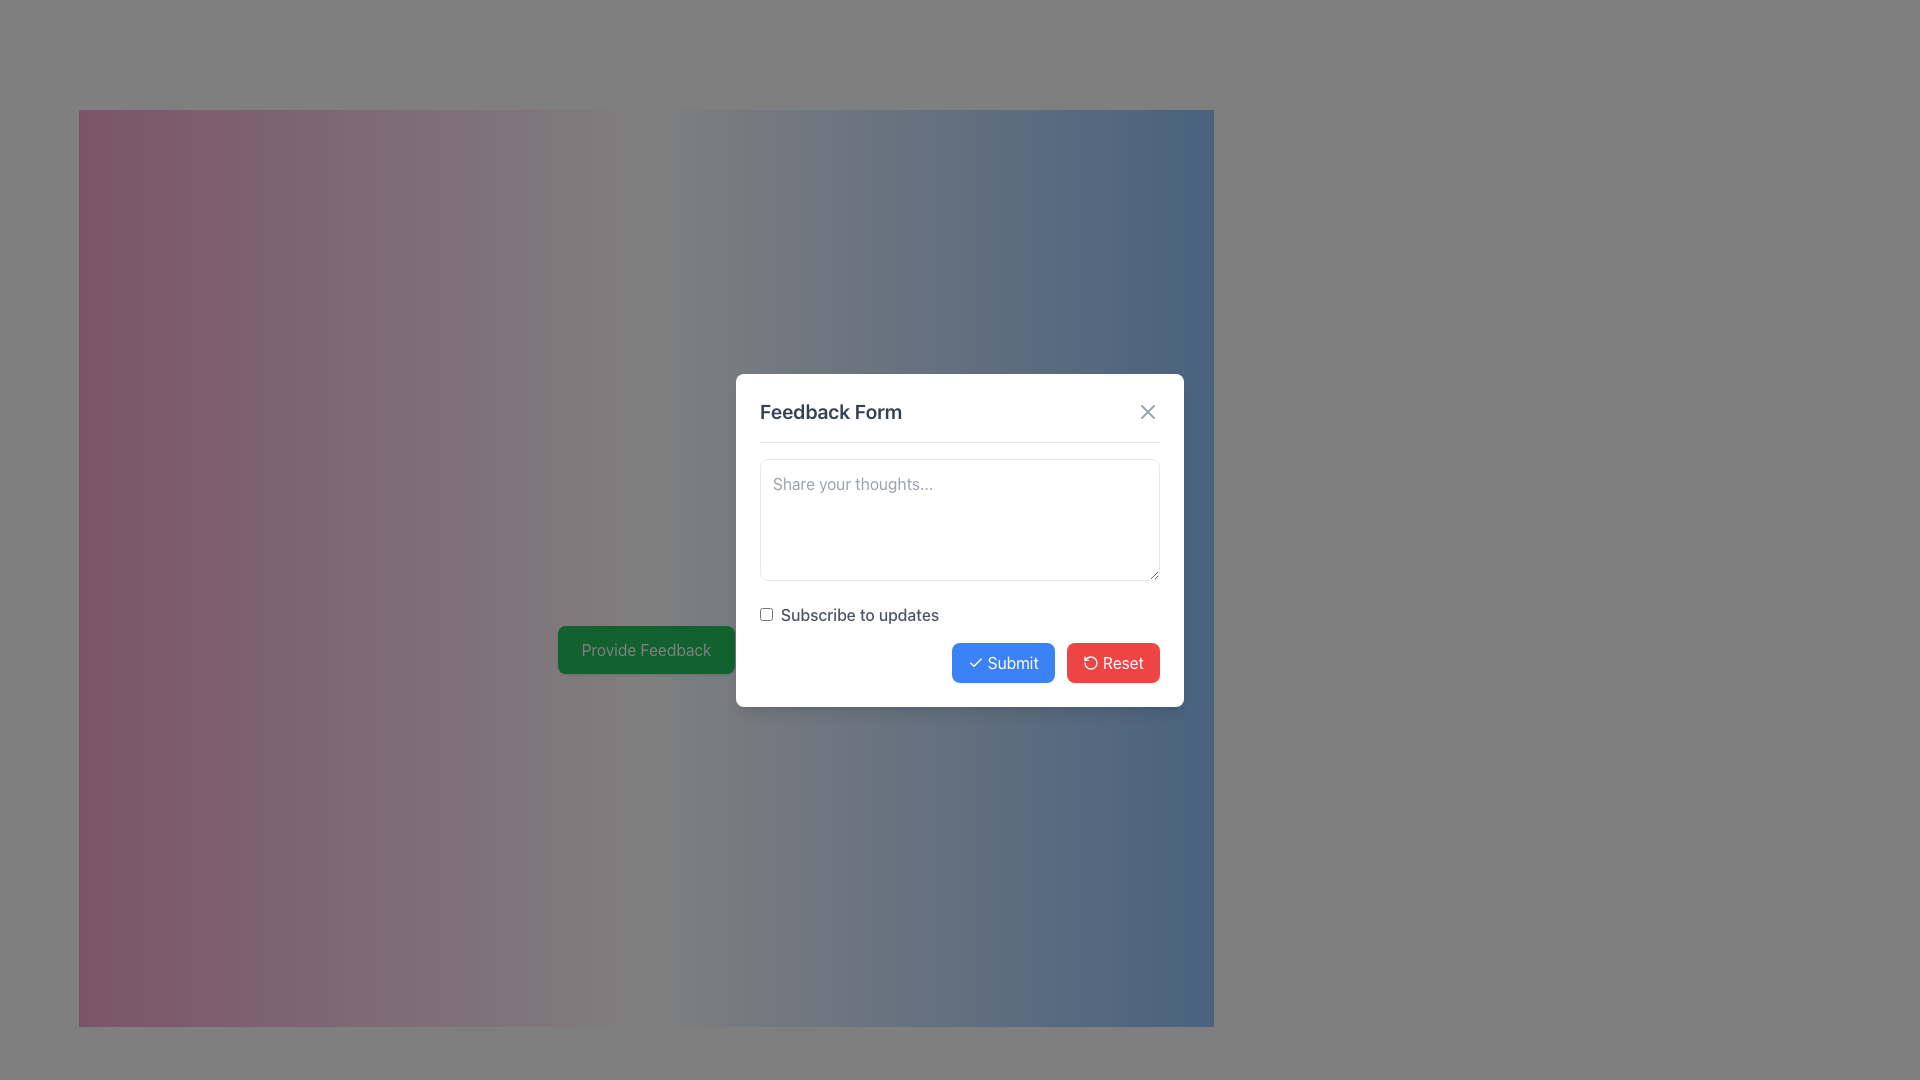 The height and width of the screenshot is (1080, 1920). I want to click on the 'Provide Feedback' button with a green background and white text to observe potential visual feedback, so click(646, 650).